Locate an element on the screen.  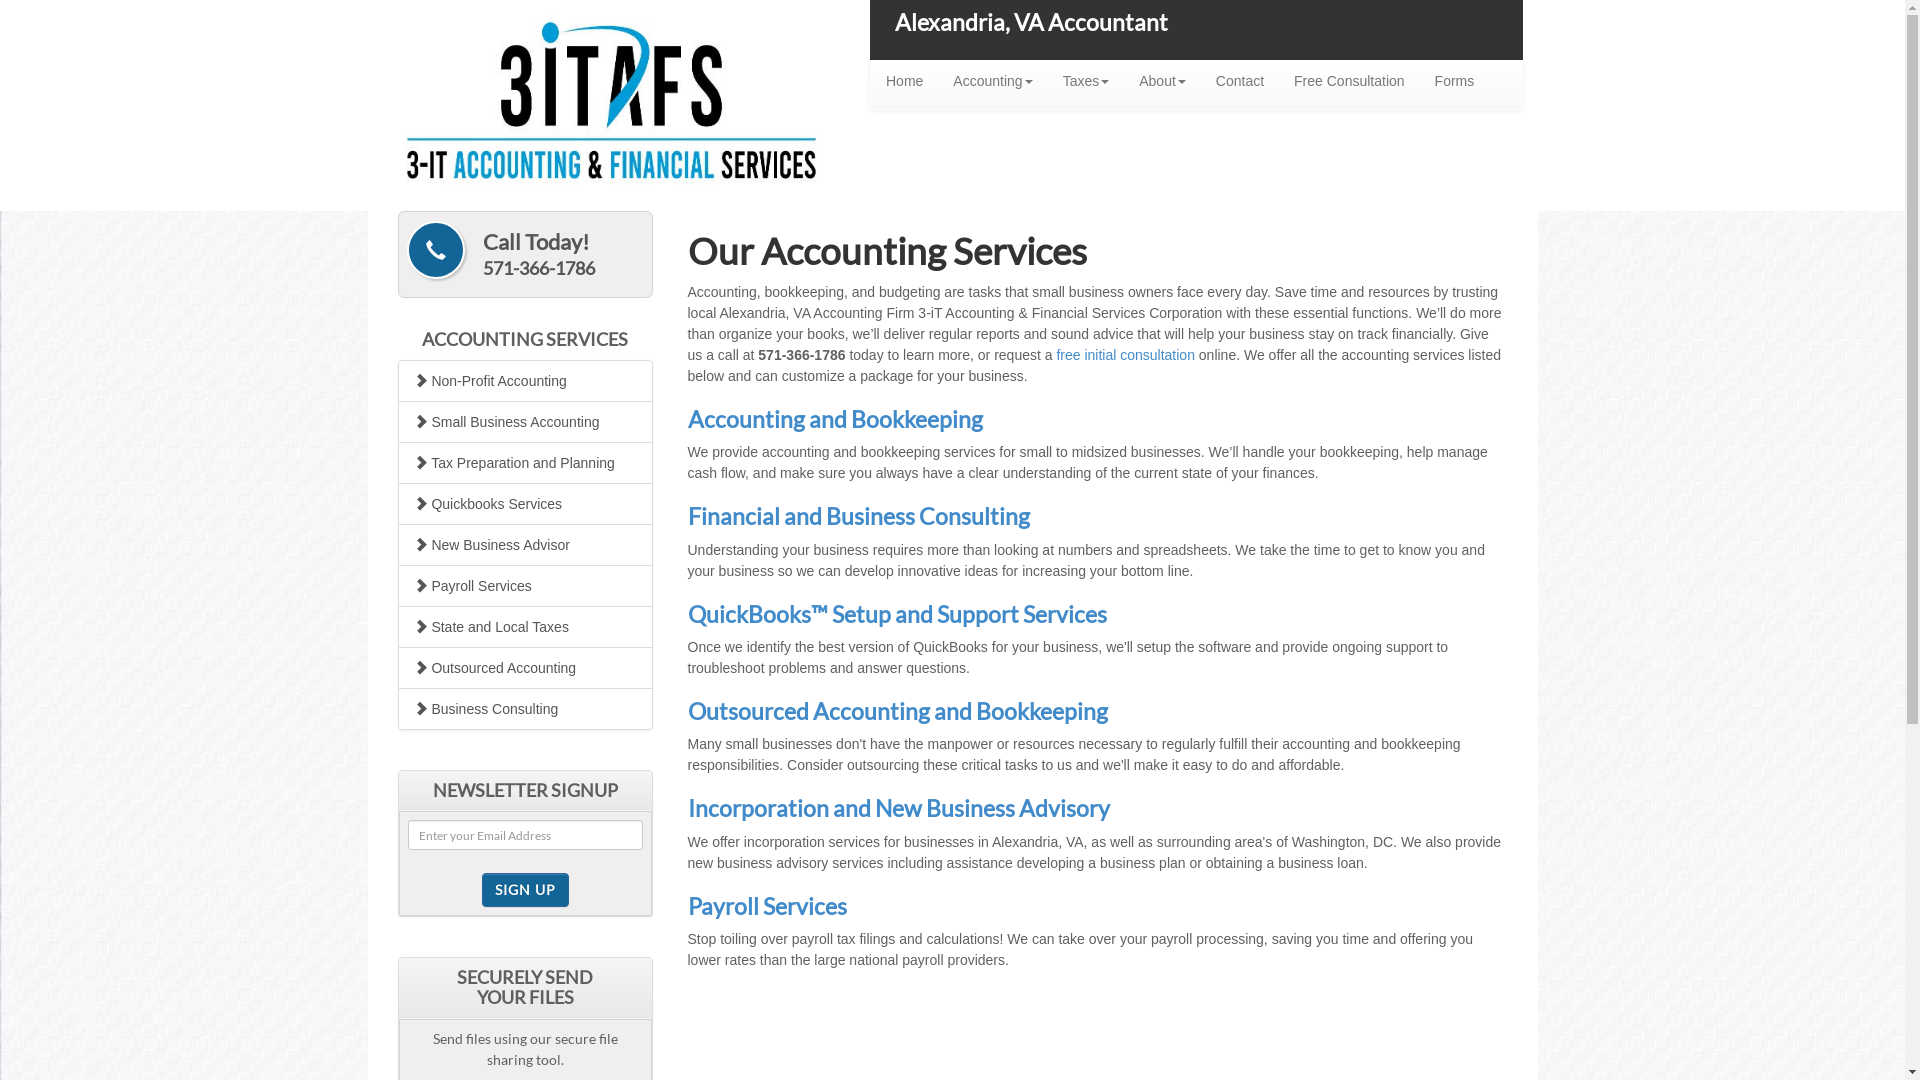
'Accounting' is located at coordinates (936, 80).